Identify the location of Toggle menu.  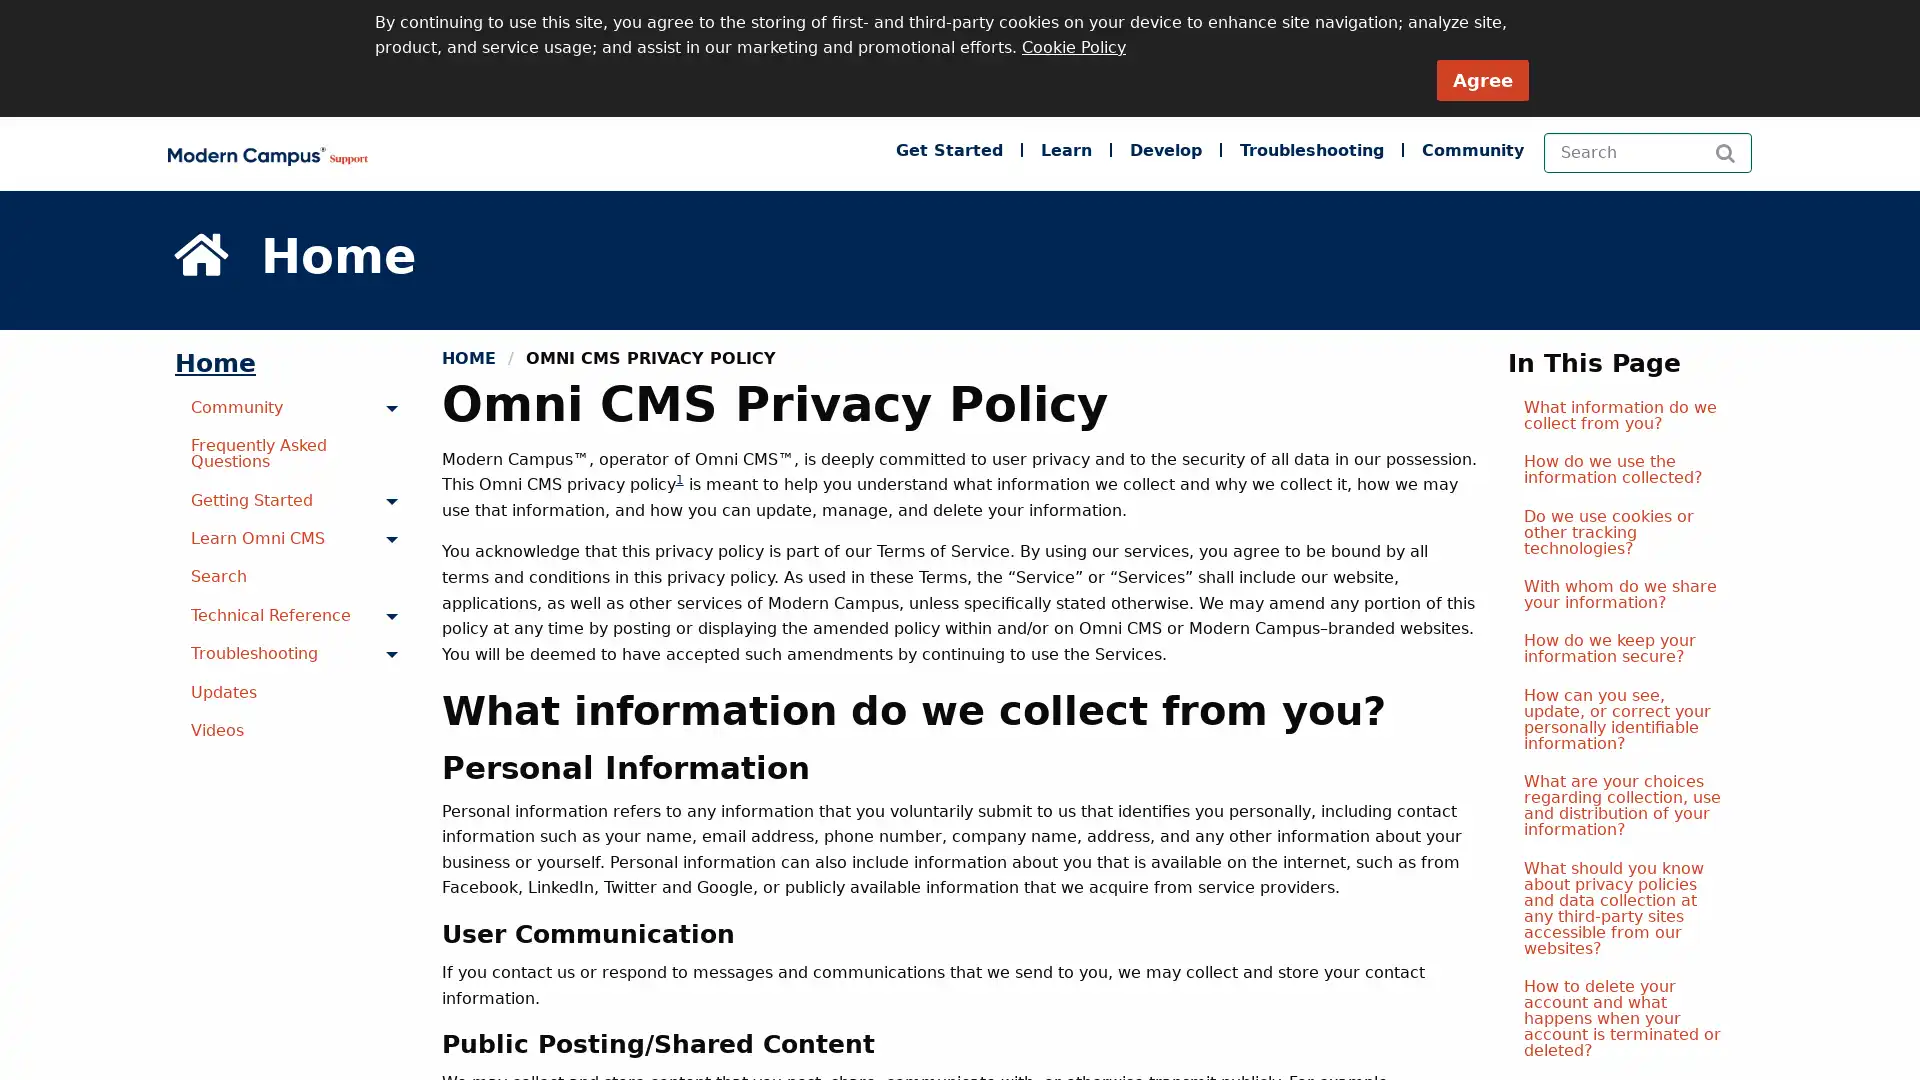
(390, 615).